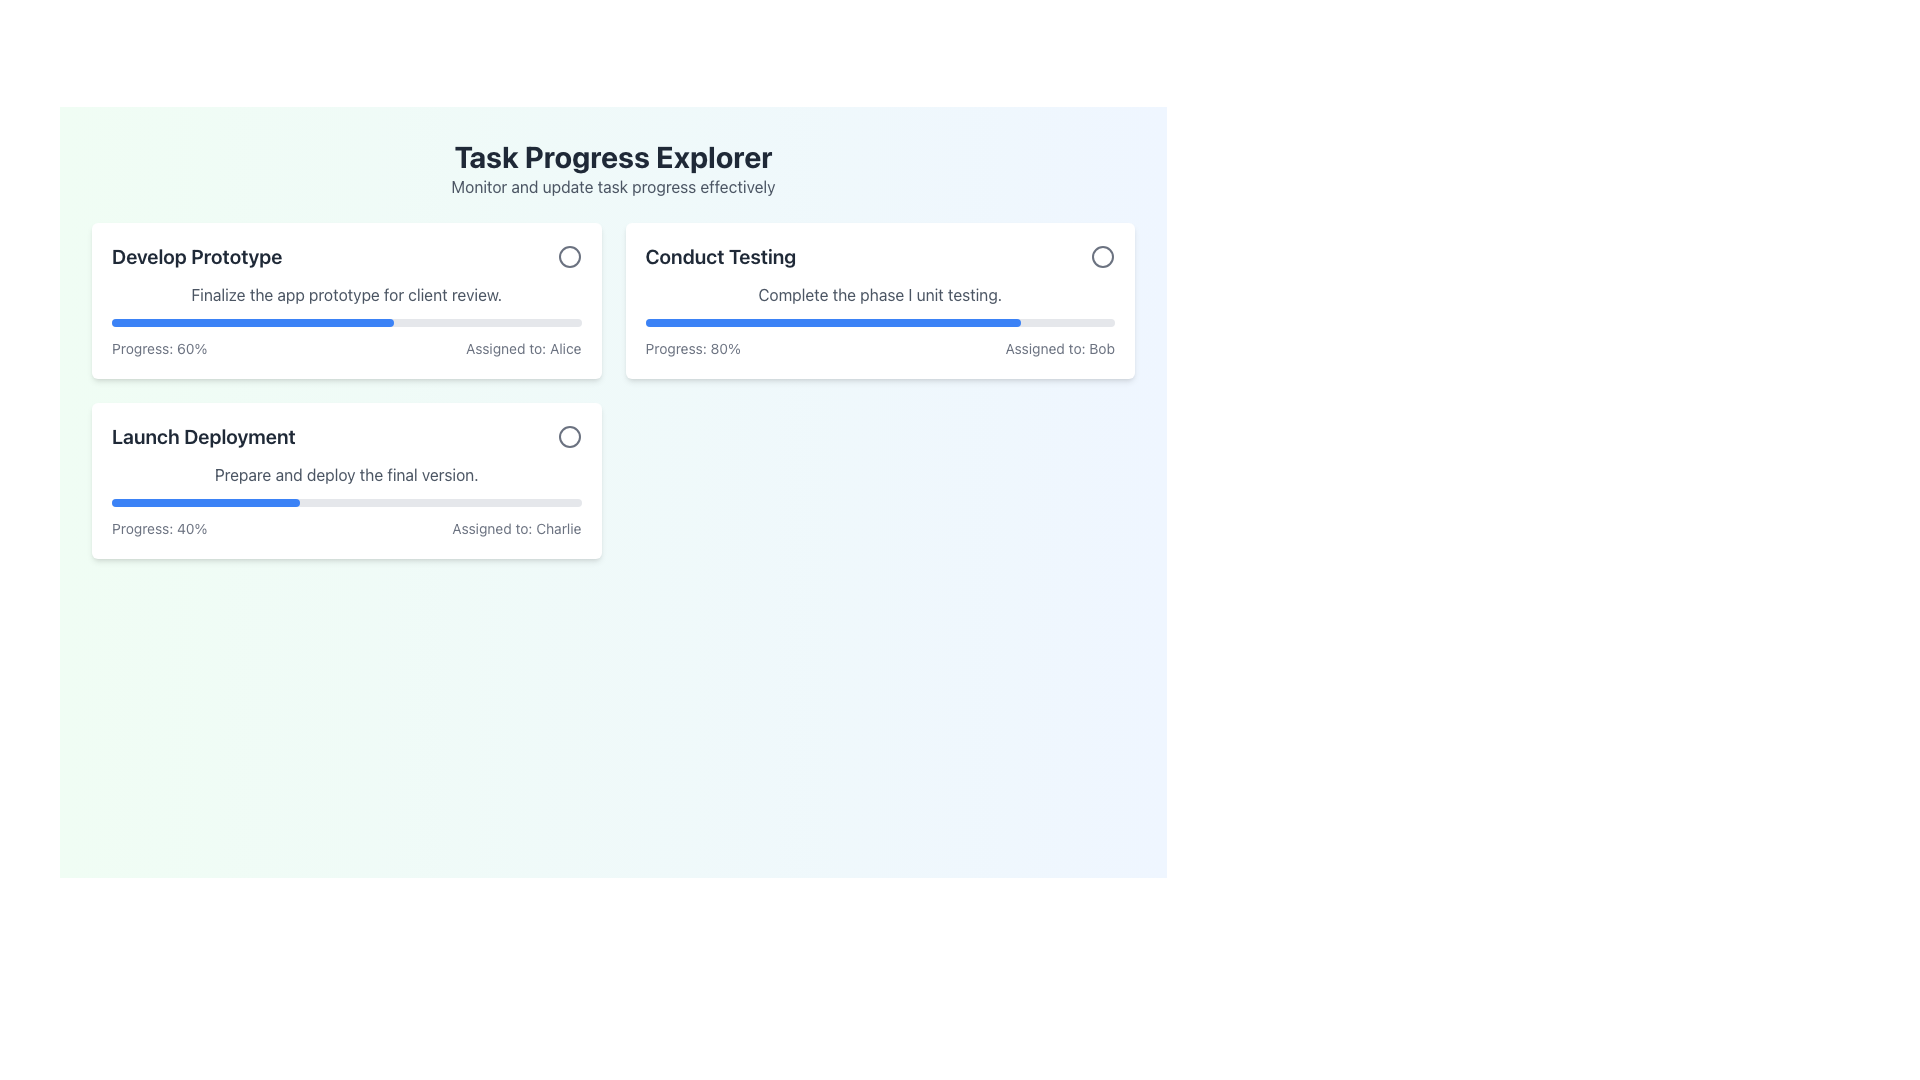  Describe the element at coordinates (346, 481) in the screenshot. I see `the Card UI component with the title 'Launch Deployment', which has a white background, rounded corners, and displays progress at 40%` at that location.